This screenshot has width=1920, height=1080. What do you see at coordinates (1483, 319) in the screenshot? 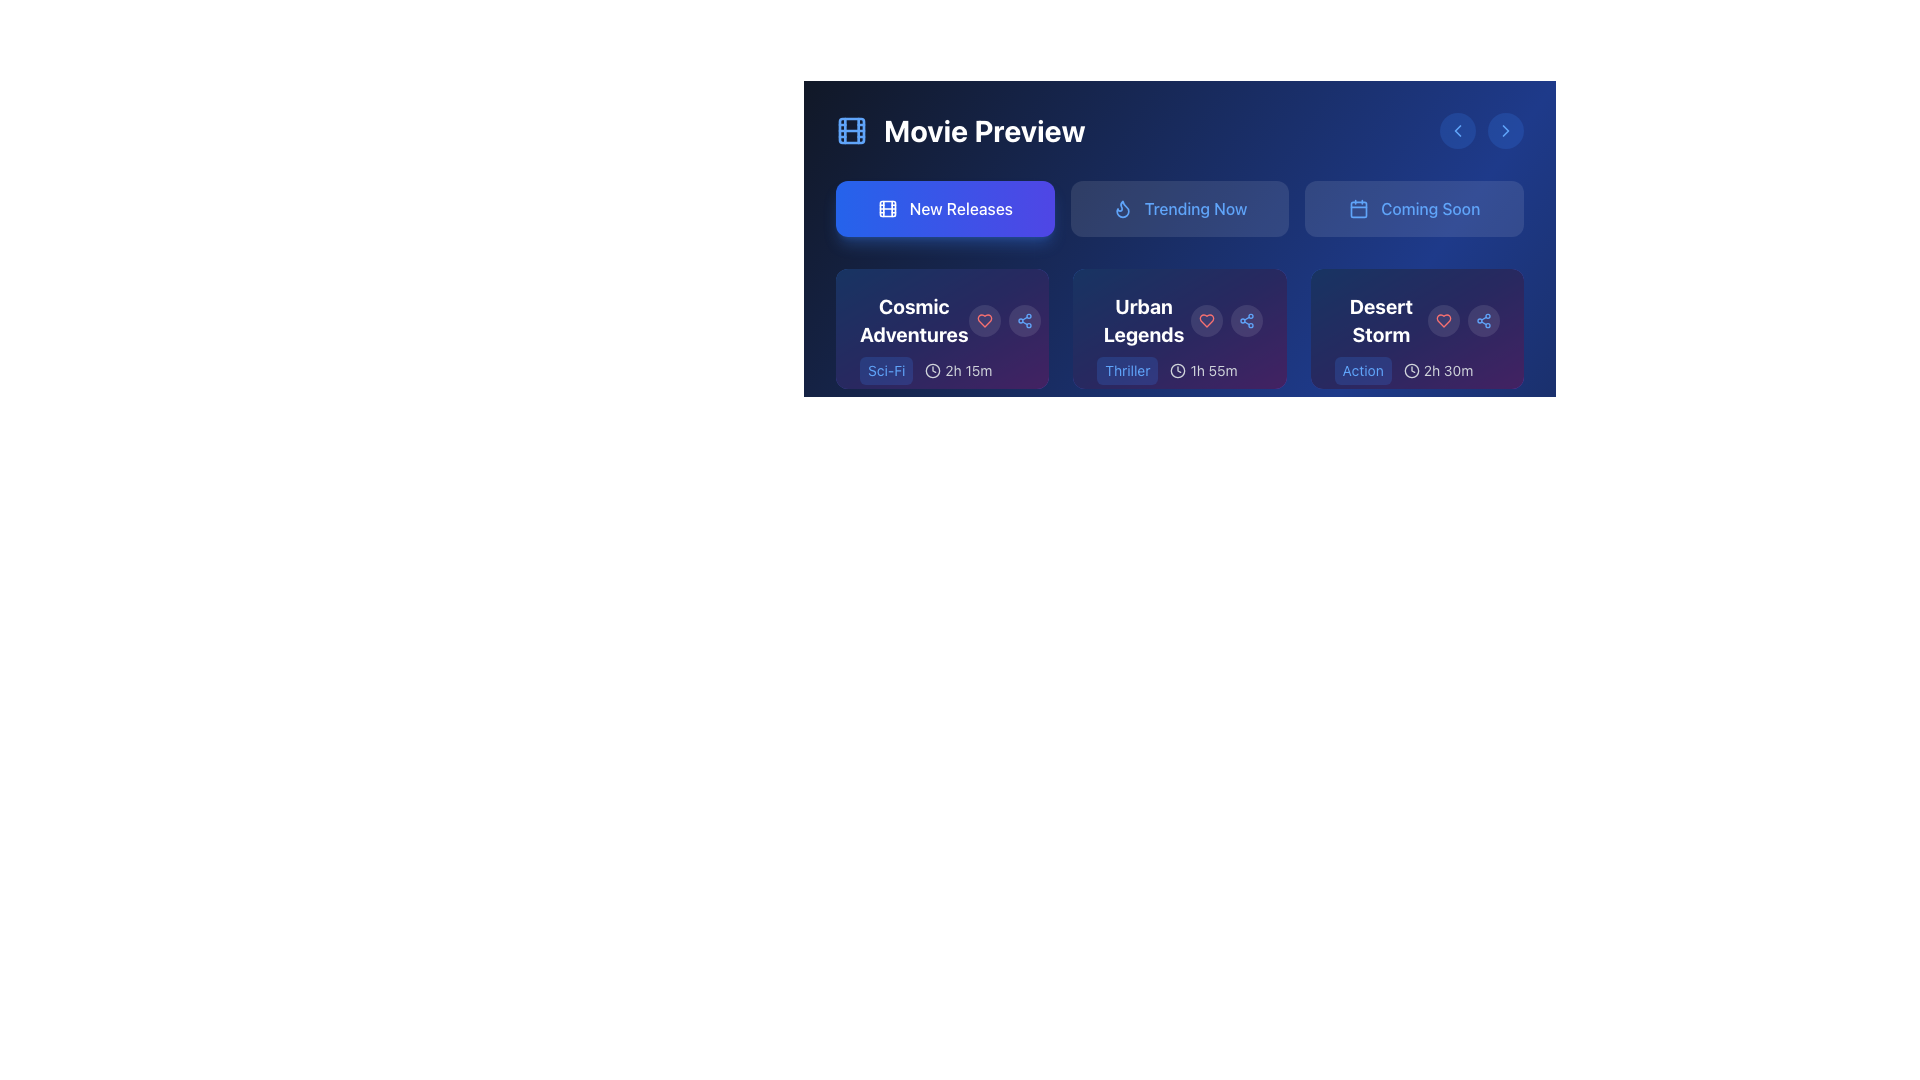
I see `the share button located to the right of the 'Heart' icon button in the controls area below the 'Desert Storm' movie card` at bounding box center [1483, 319].